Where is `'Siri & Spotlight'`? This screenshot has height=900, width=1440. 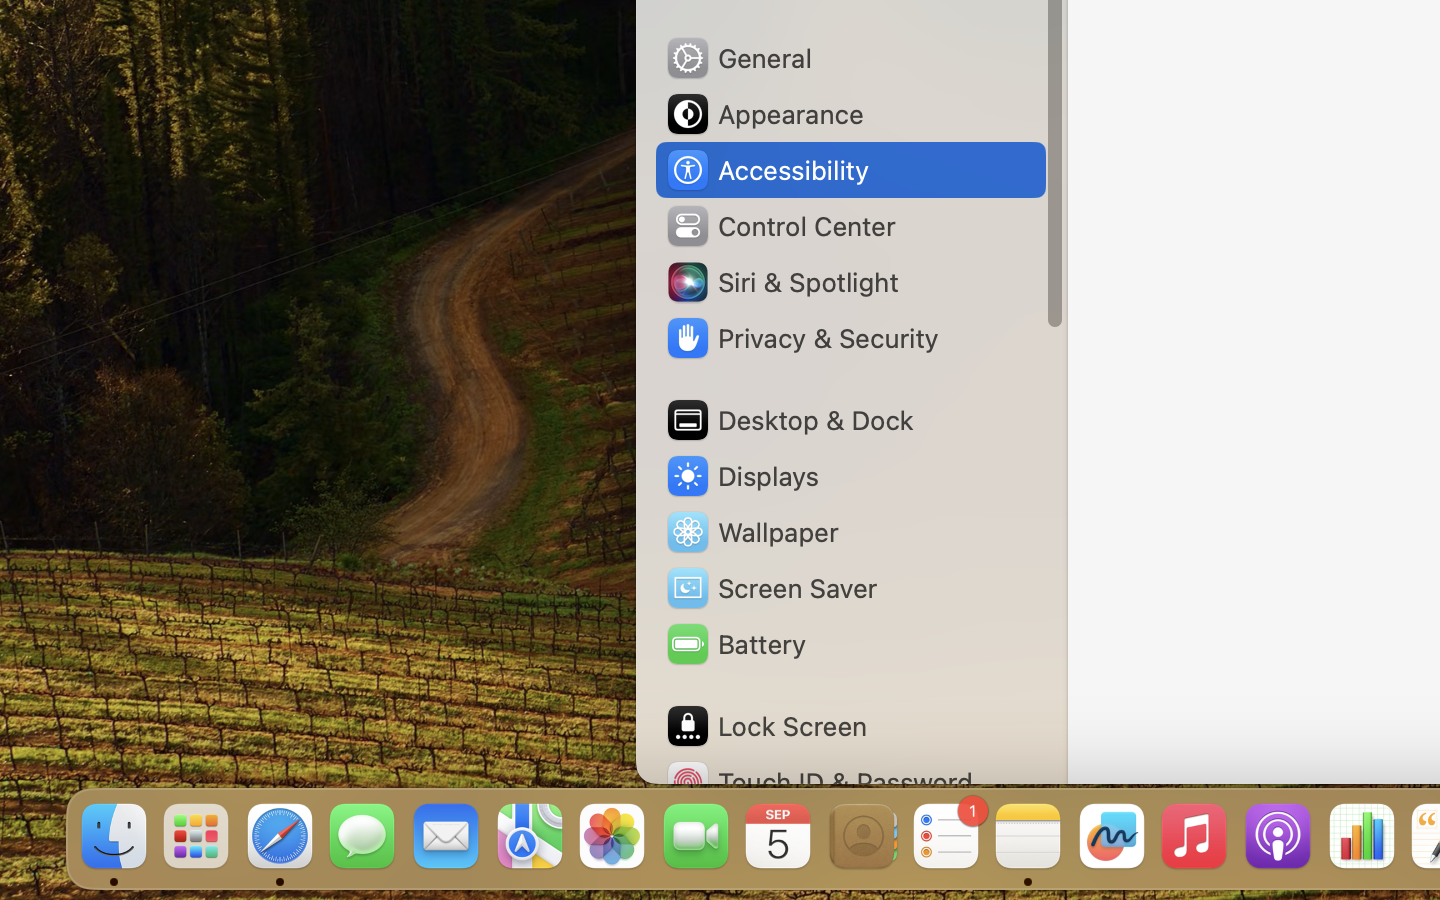
'Siri & Spotlight' is located at coordinates (781, 280).